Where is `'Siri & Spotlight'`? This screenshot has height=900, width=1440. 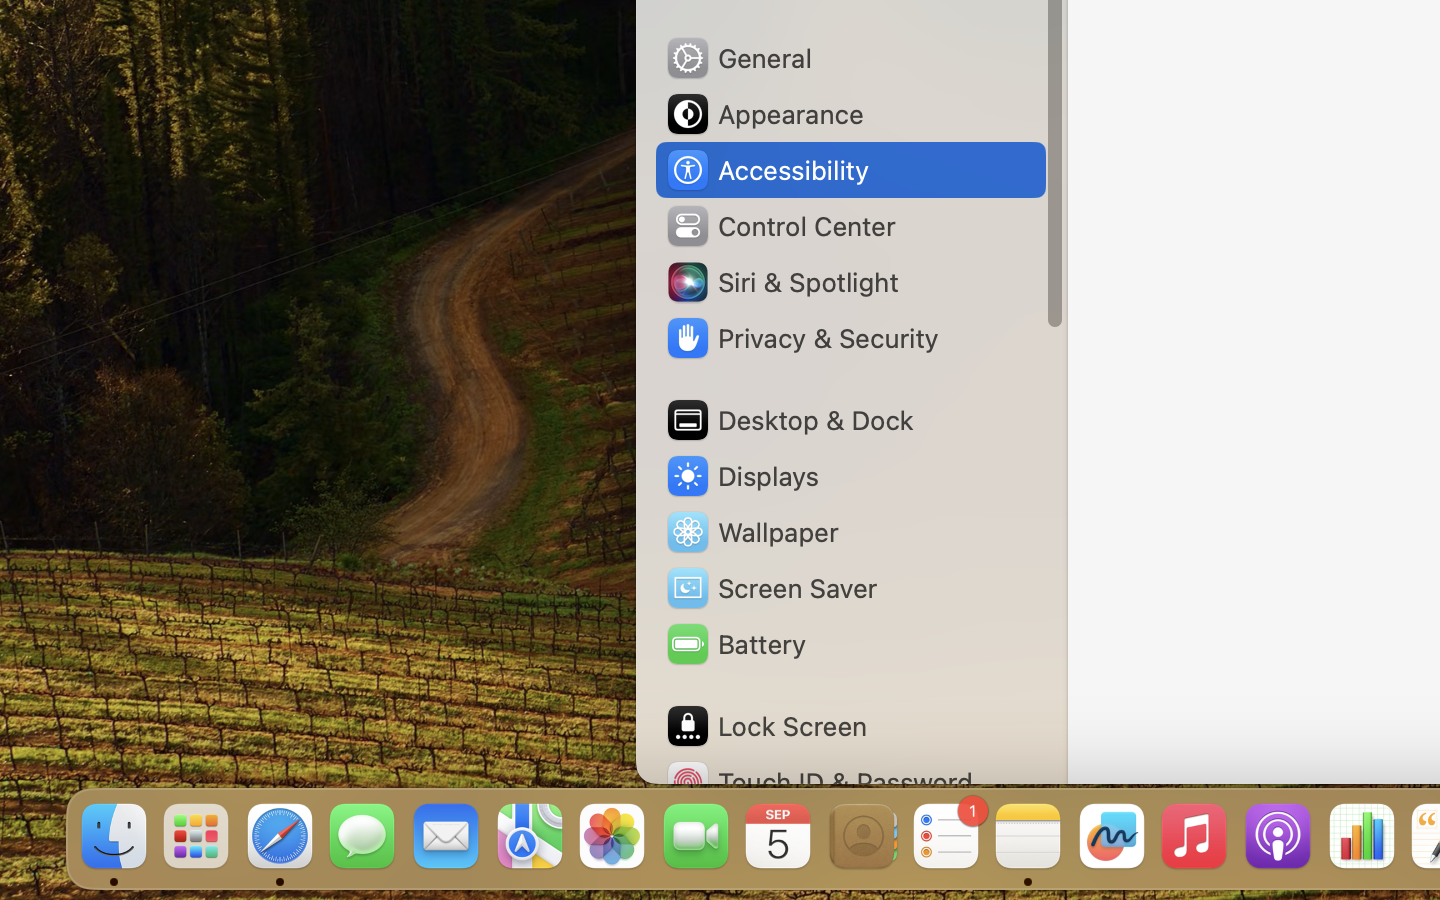
'Siri & Spotlight' is located at coordinates (781, 280).